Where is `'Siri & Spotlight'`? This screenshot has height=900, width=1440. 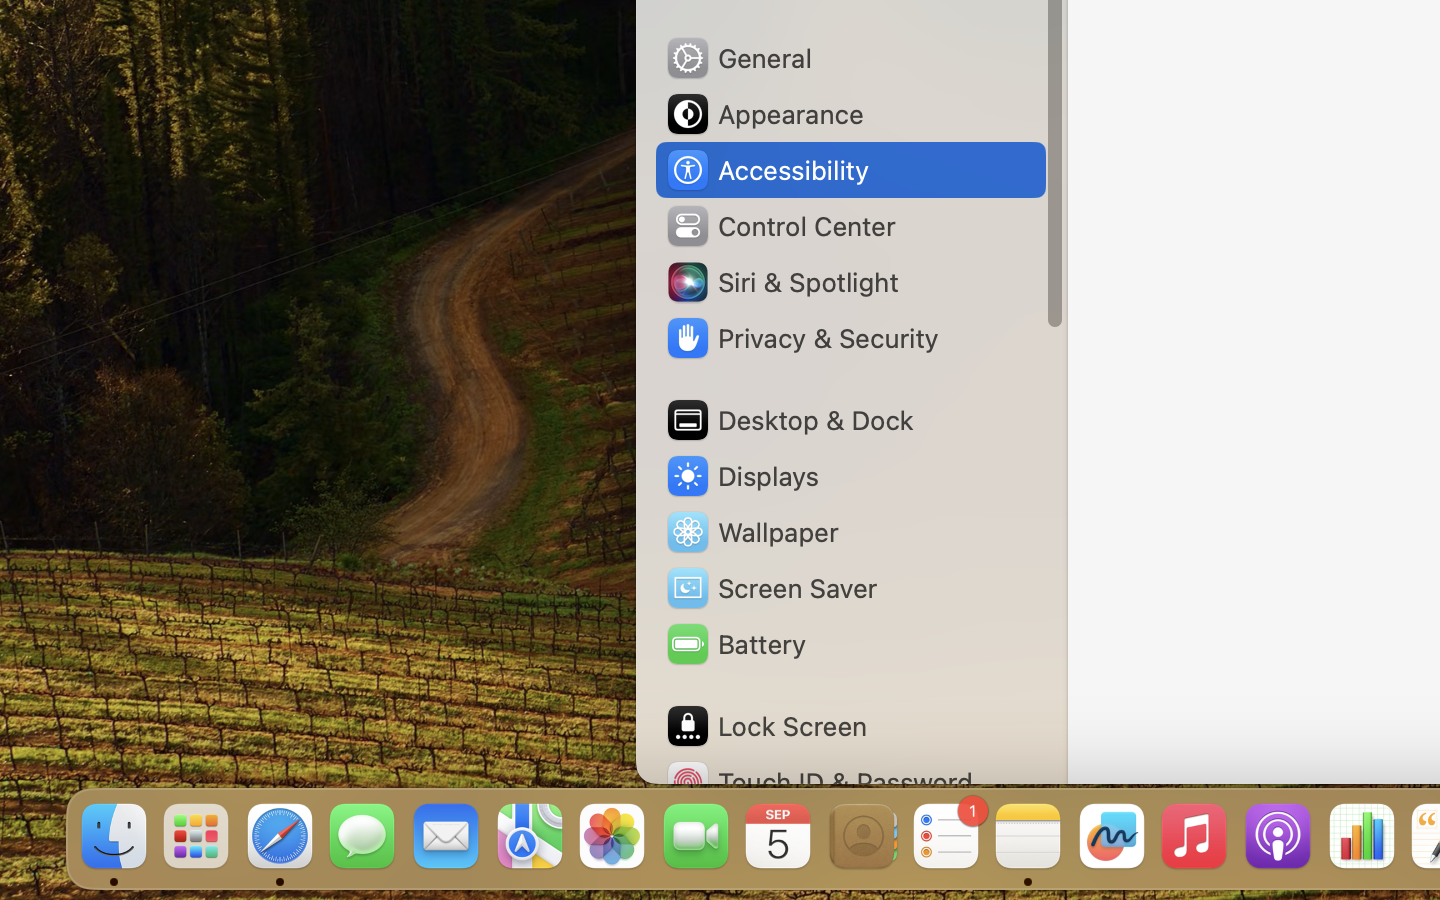
'Siri & Spotlight' is located at coordinates (781, 280).